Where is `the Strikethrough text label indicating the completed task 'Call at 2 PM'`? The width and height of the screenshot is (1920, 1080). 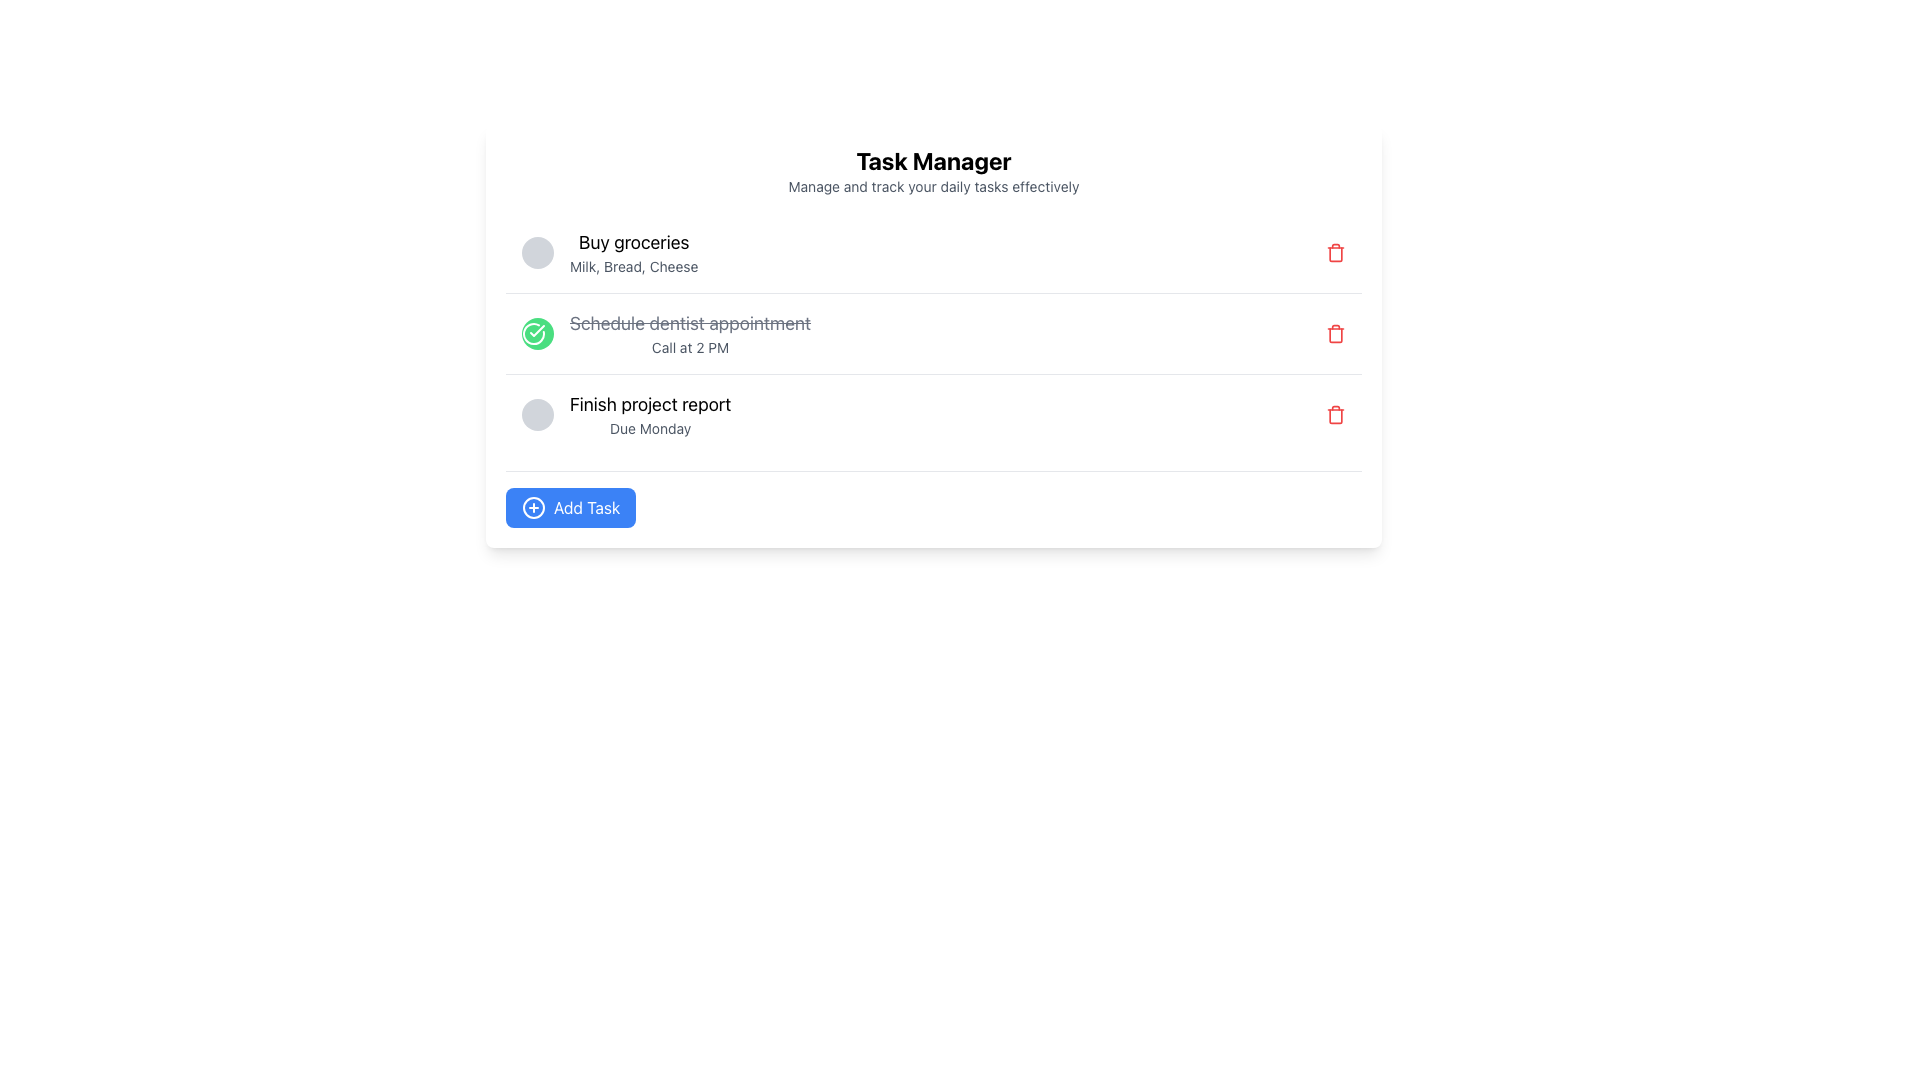 the Strikethrough text label indicating the completed task 'Call at 2 PM' is located at coordinates (690, 323).